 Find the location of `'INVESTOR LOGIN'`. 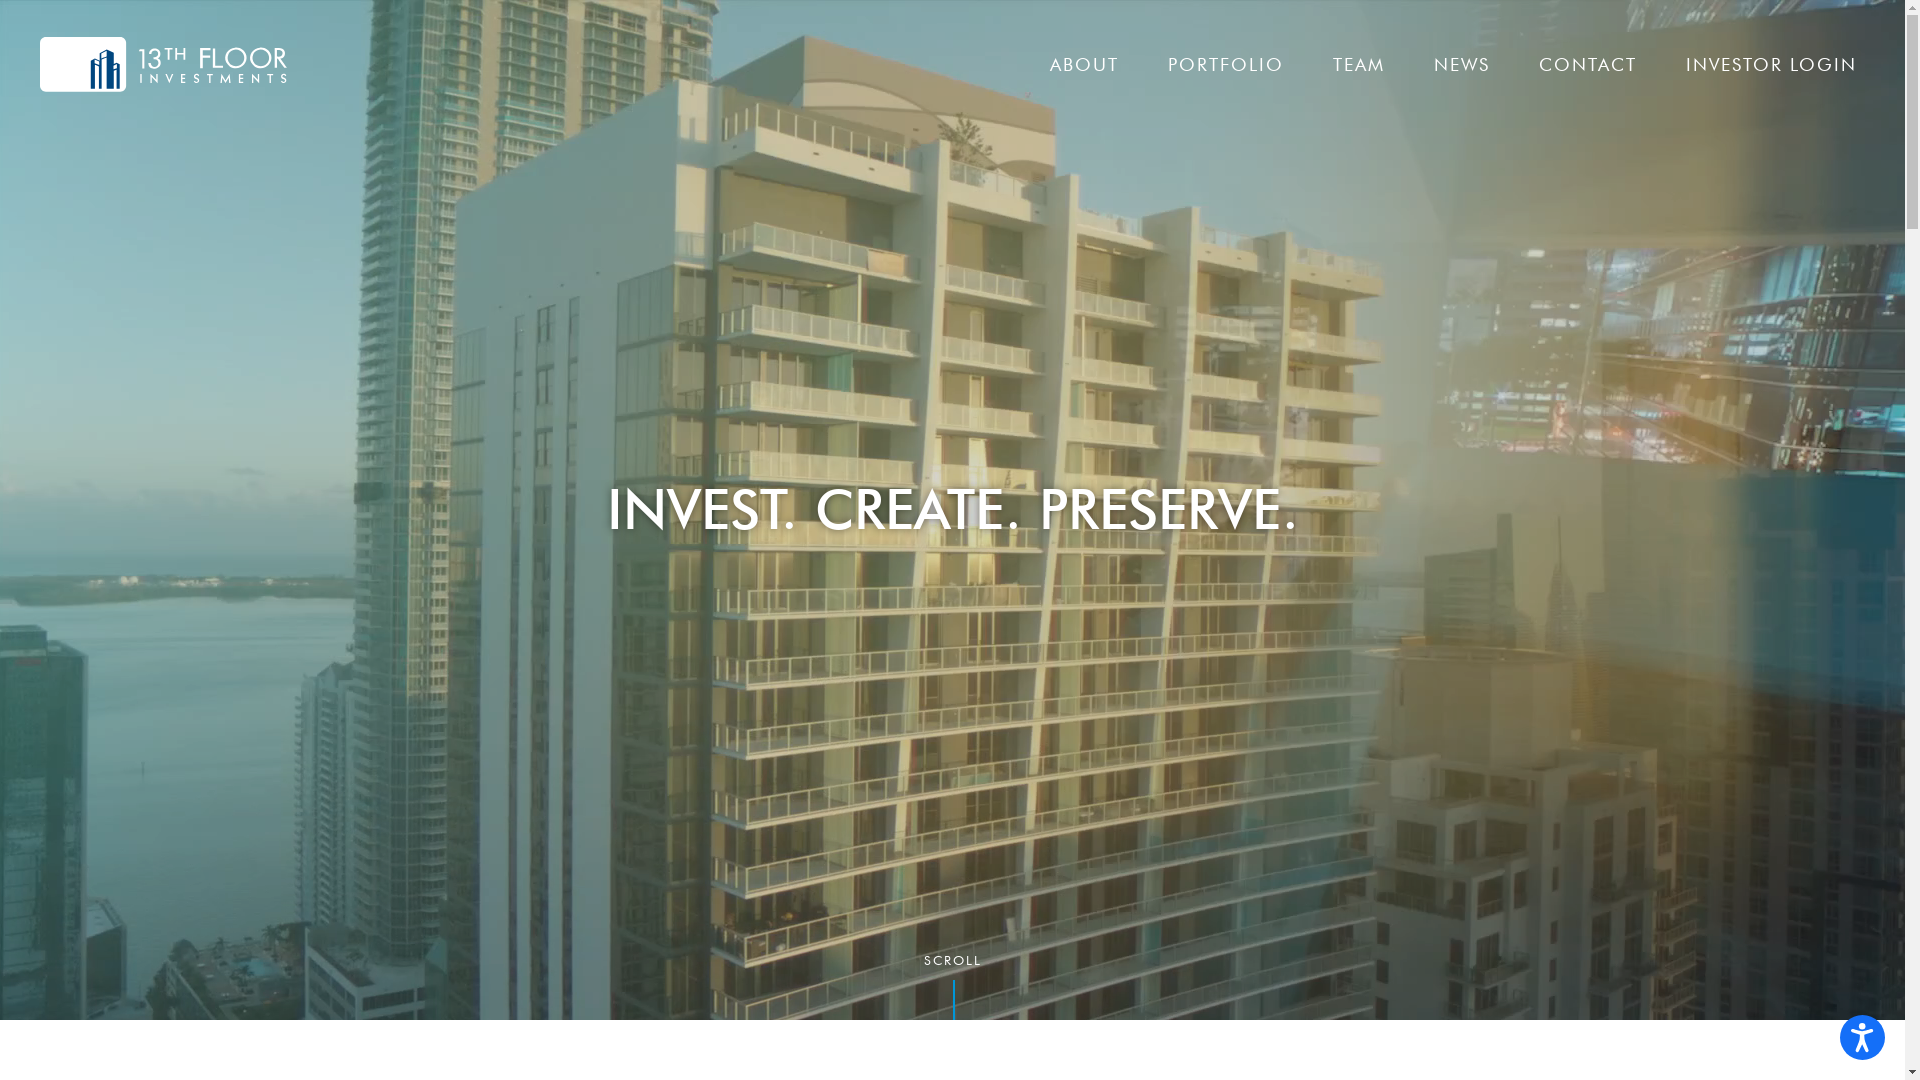

'INVESTOR LOGIN' is located at coordinates (1771, 63).